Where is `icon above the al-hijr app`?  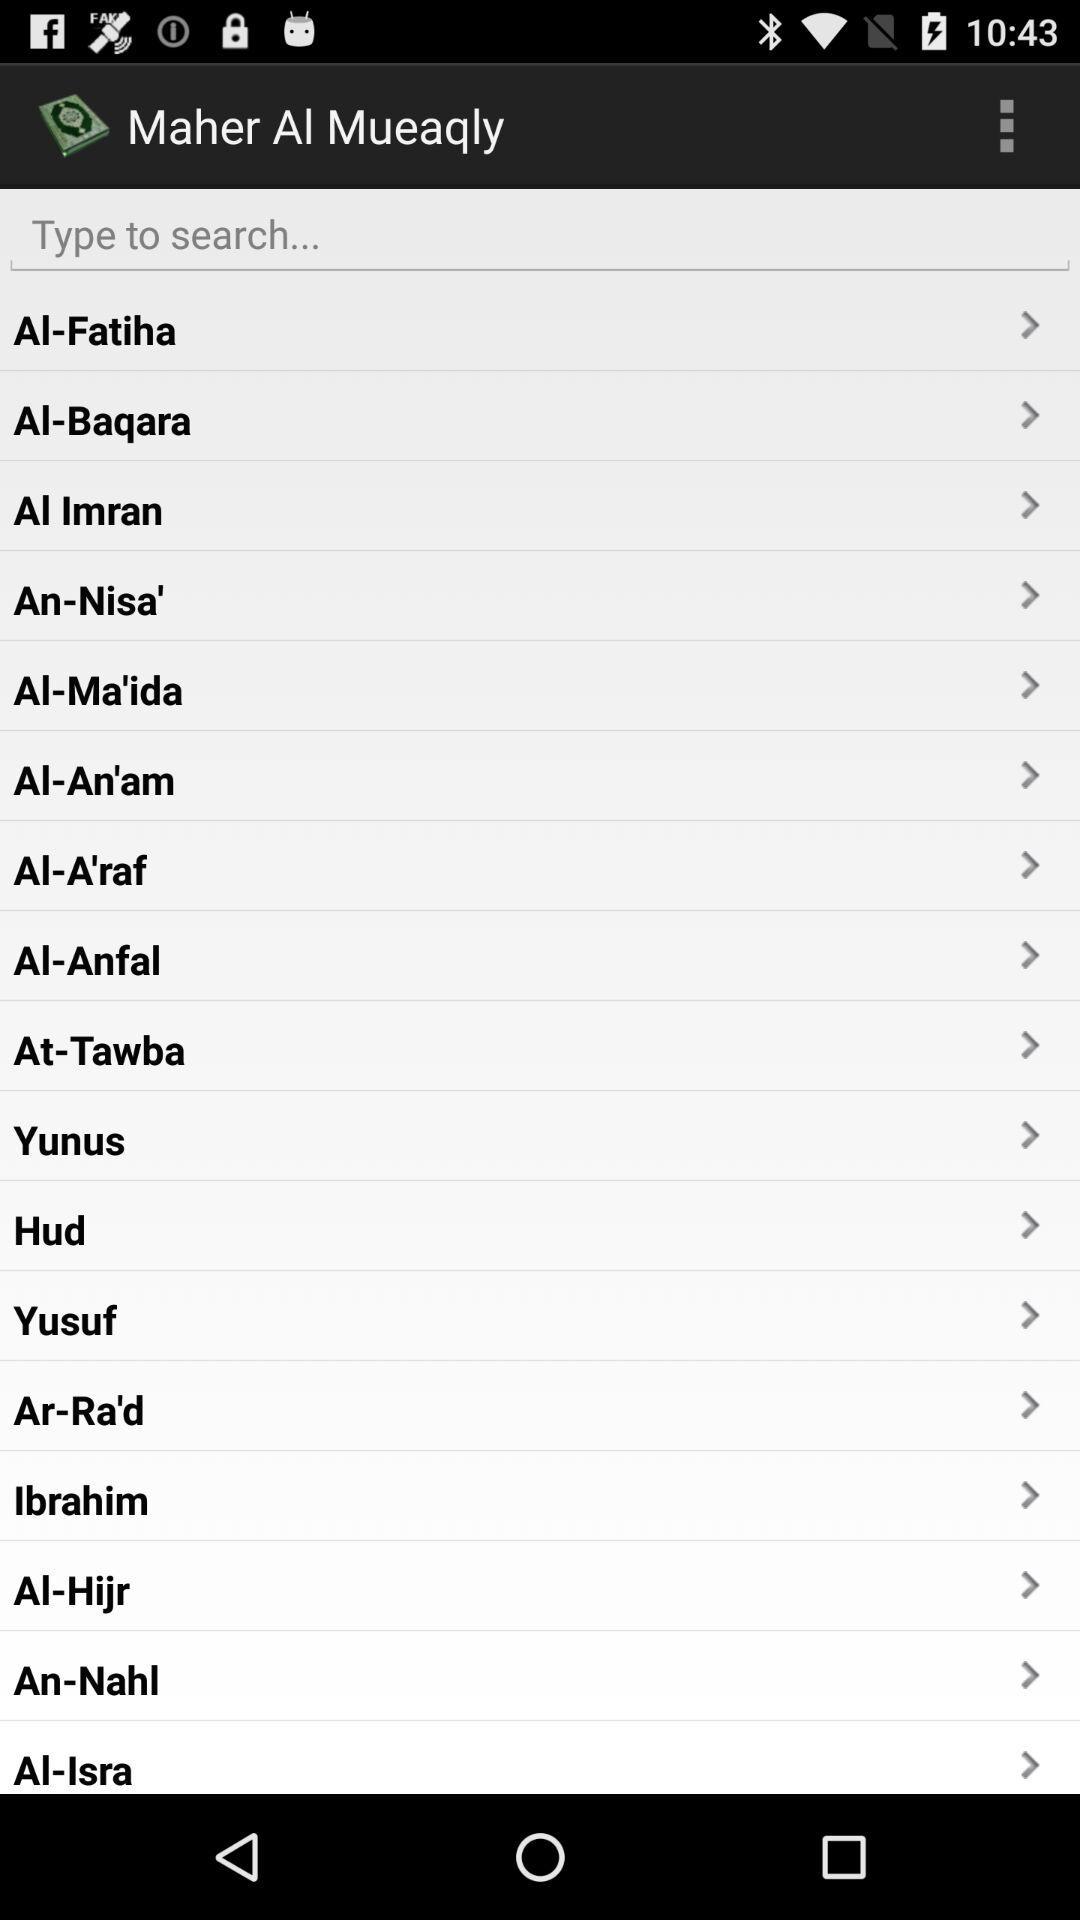 icon above the al-hijr app is located at coordinates (80, 1499).